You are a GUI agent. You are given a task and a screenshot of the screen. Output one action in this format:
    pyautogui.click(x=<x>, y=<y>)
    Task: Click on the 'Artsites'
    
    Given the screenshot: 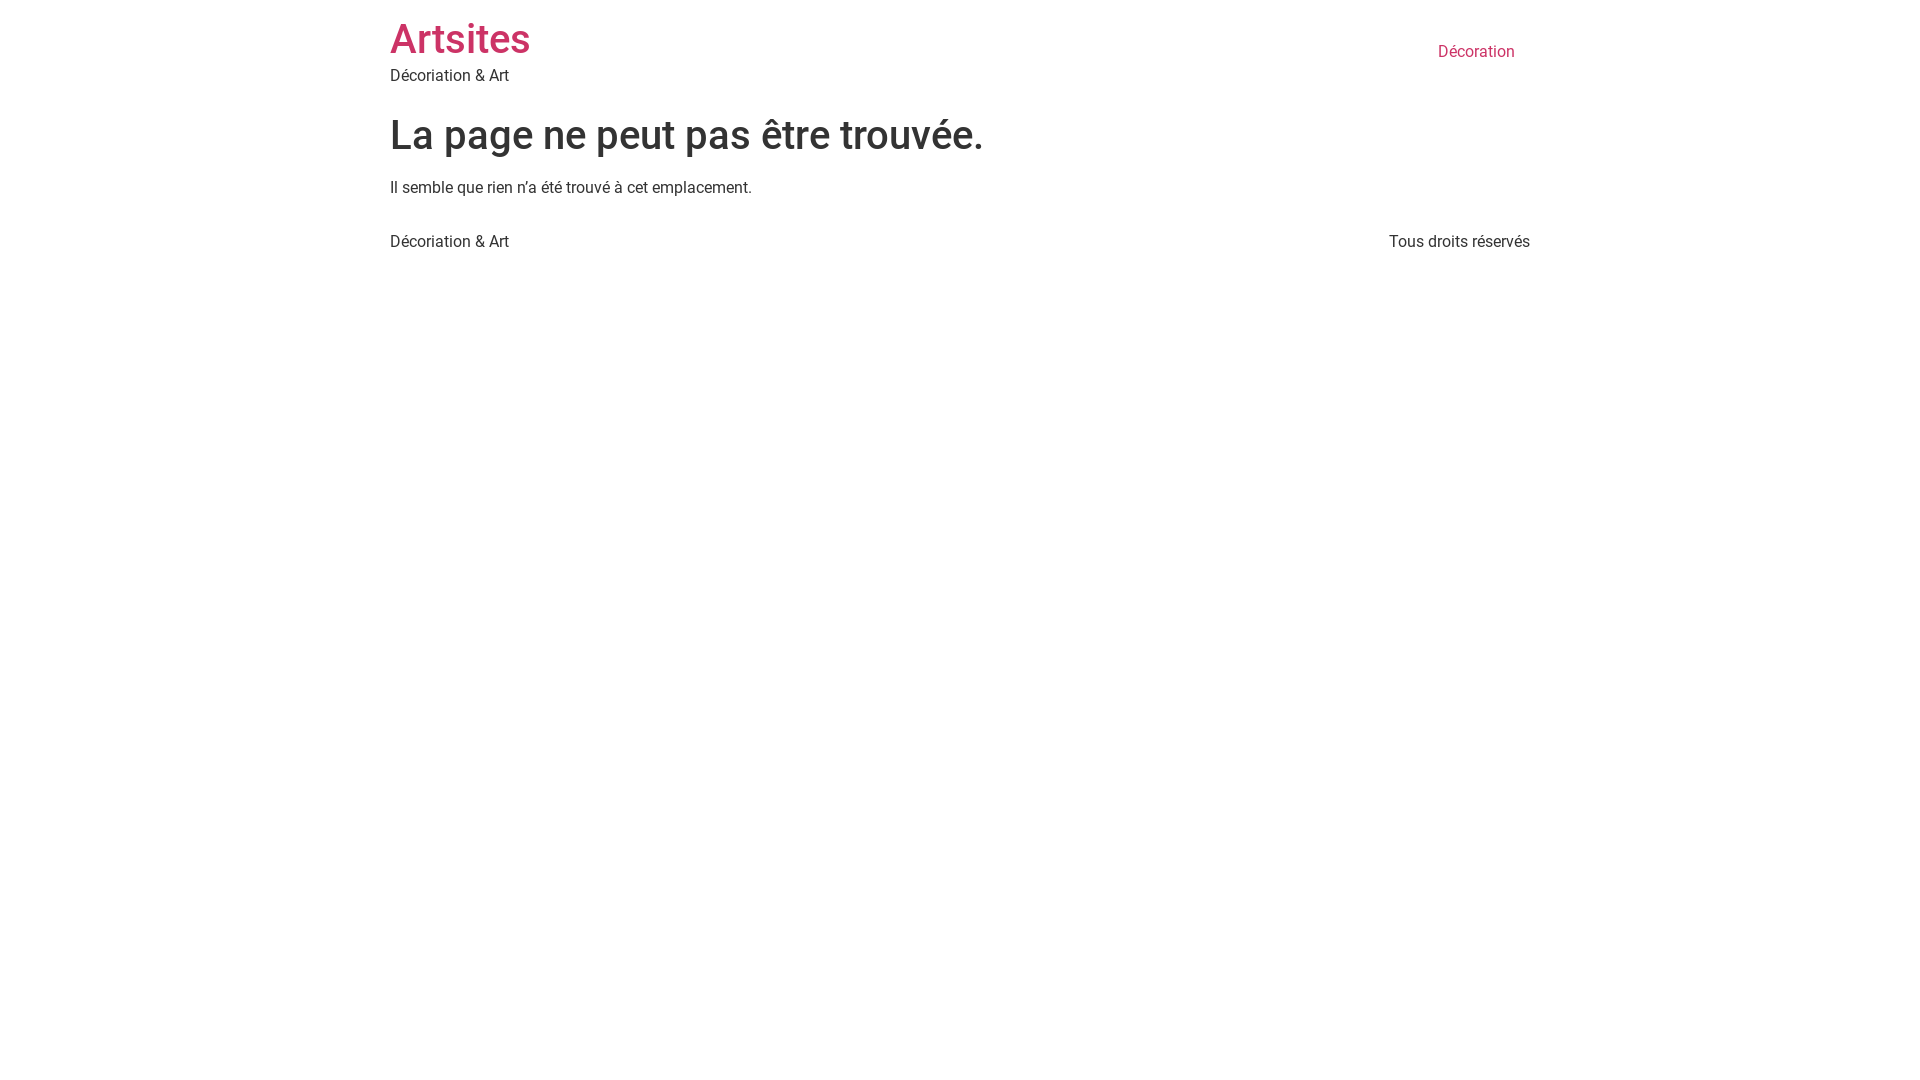 What is the action you would take?
    pyautogui.click(x=459, y=39)
    